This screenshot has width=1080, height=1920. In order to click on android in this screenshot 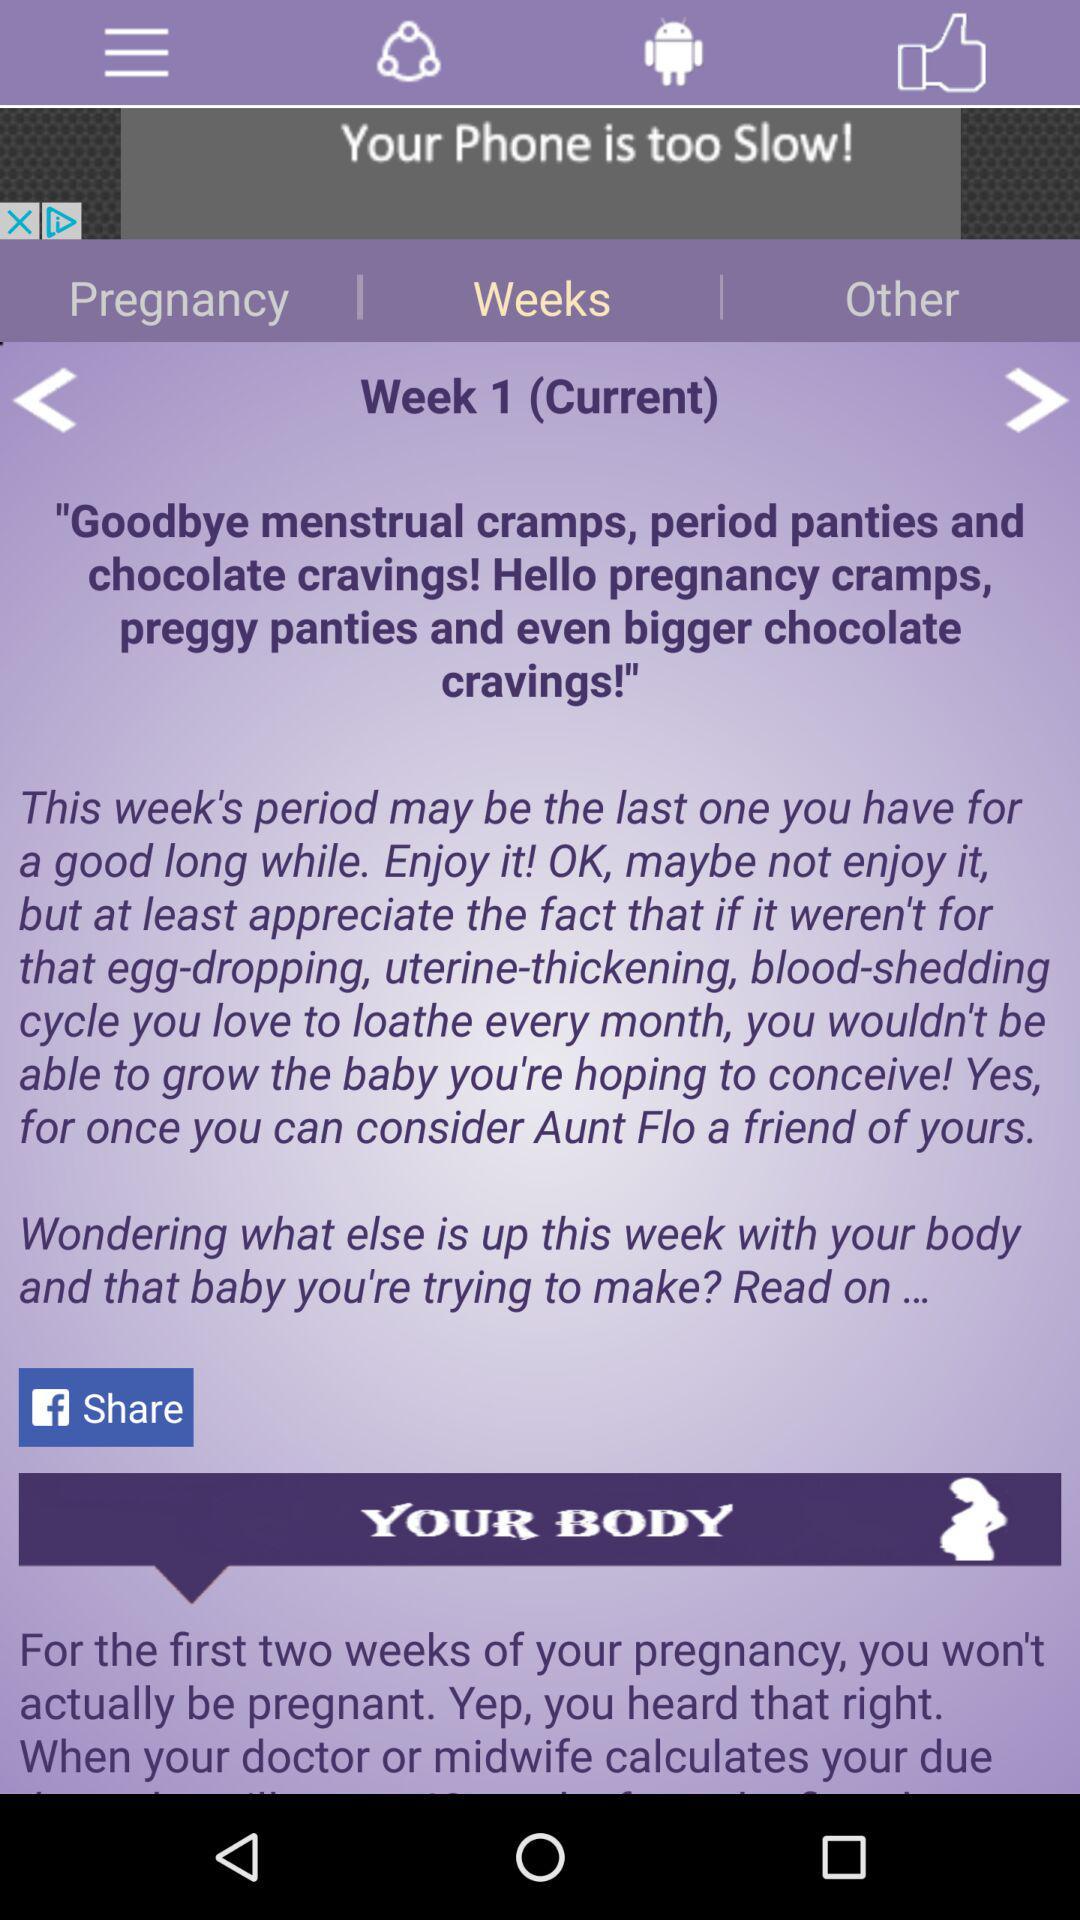, I will do `click(673, 52)`.